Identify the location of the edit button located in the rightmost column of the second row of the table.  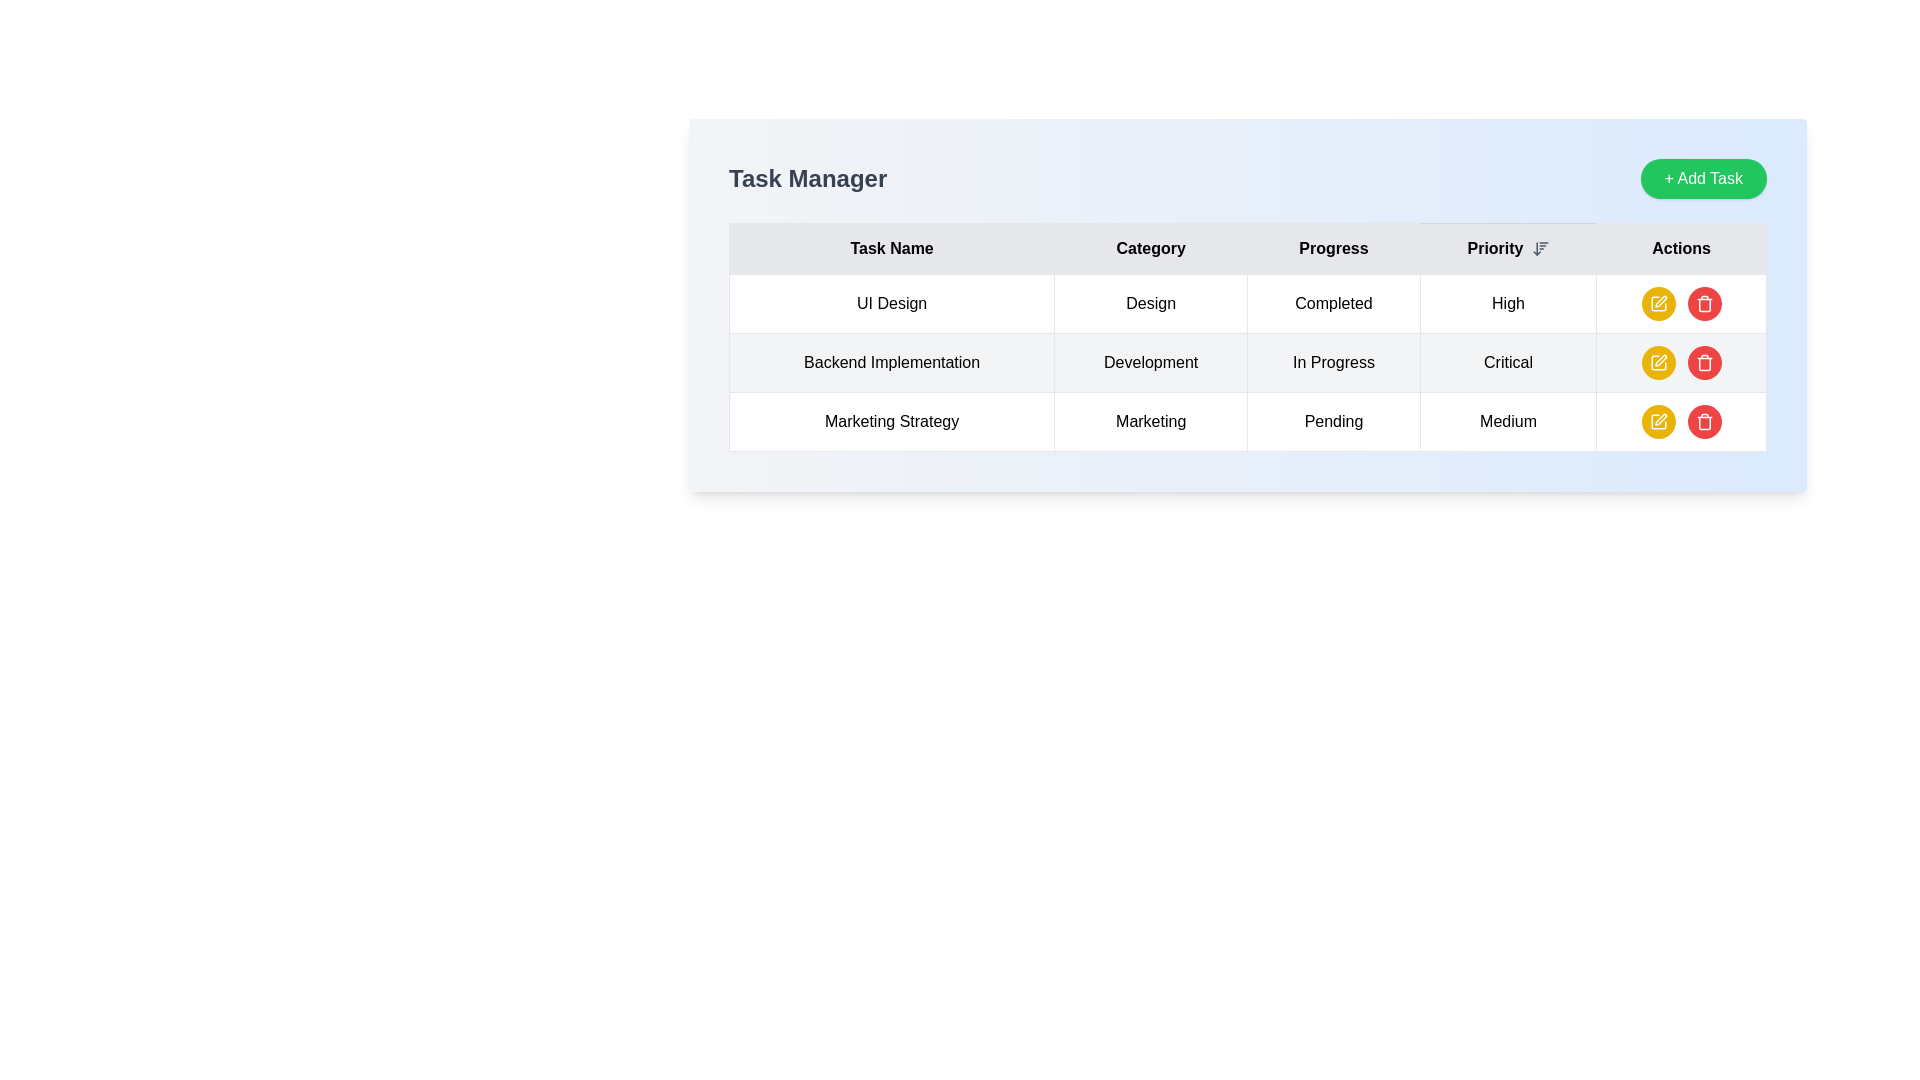
(1658, 362).